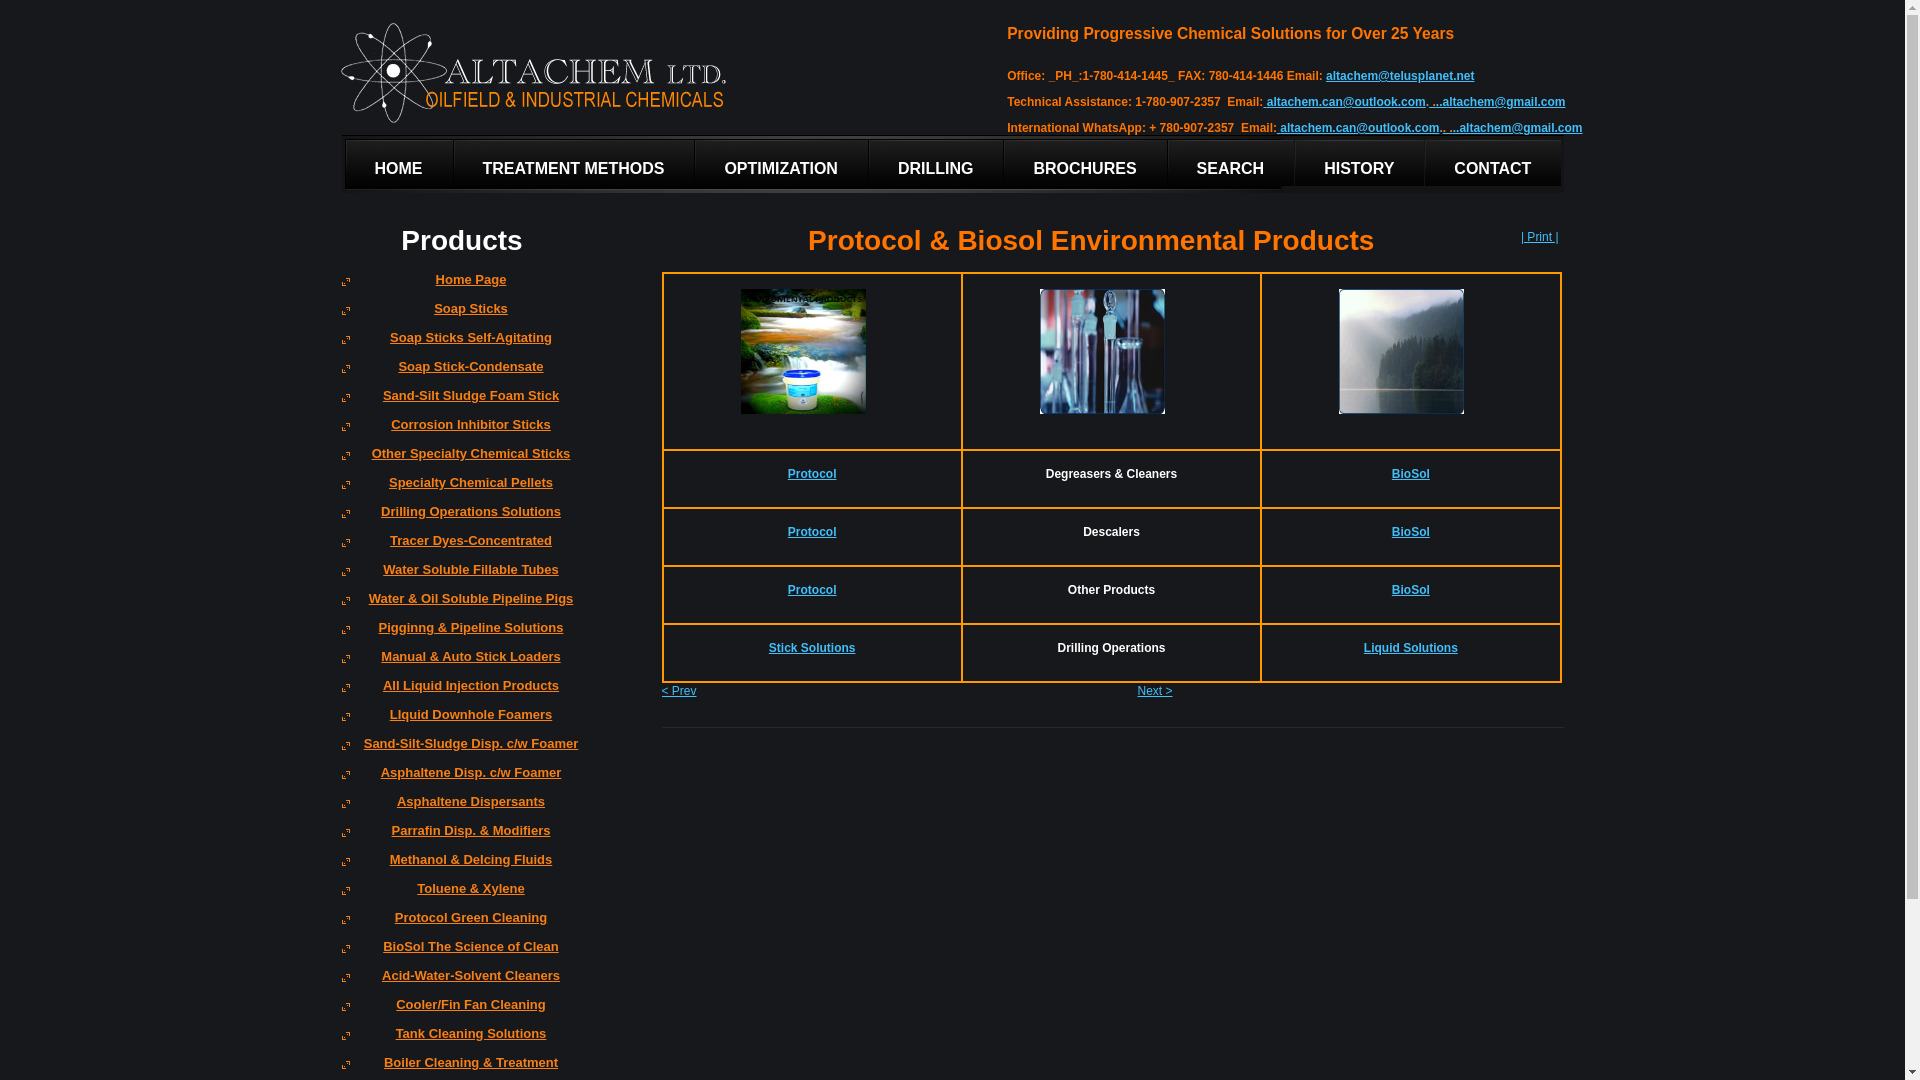 This screenshot has height=1080, width=1920. What do you see at coordinates (461, 286) in the screenshot?
I see `'Home Page'` at bounding box center [461, 286].